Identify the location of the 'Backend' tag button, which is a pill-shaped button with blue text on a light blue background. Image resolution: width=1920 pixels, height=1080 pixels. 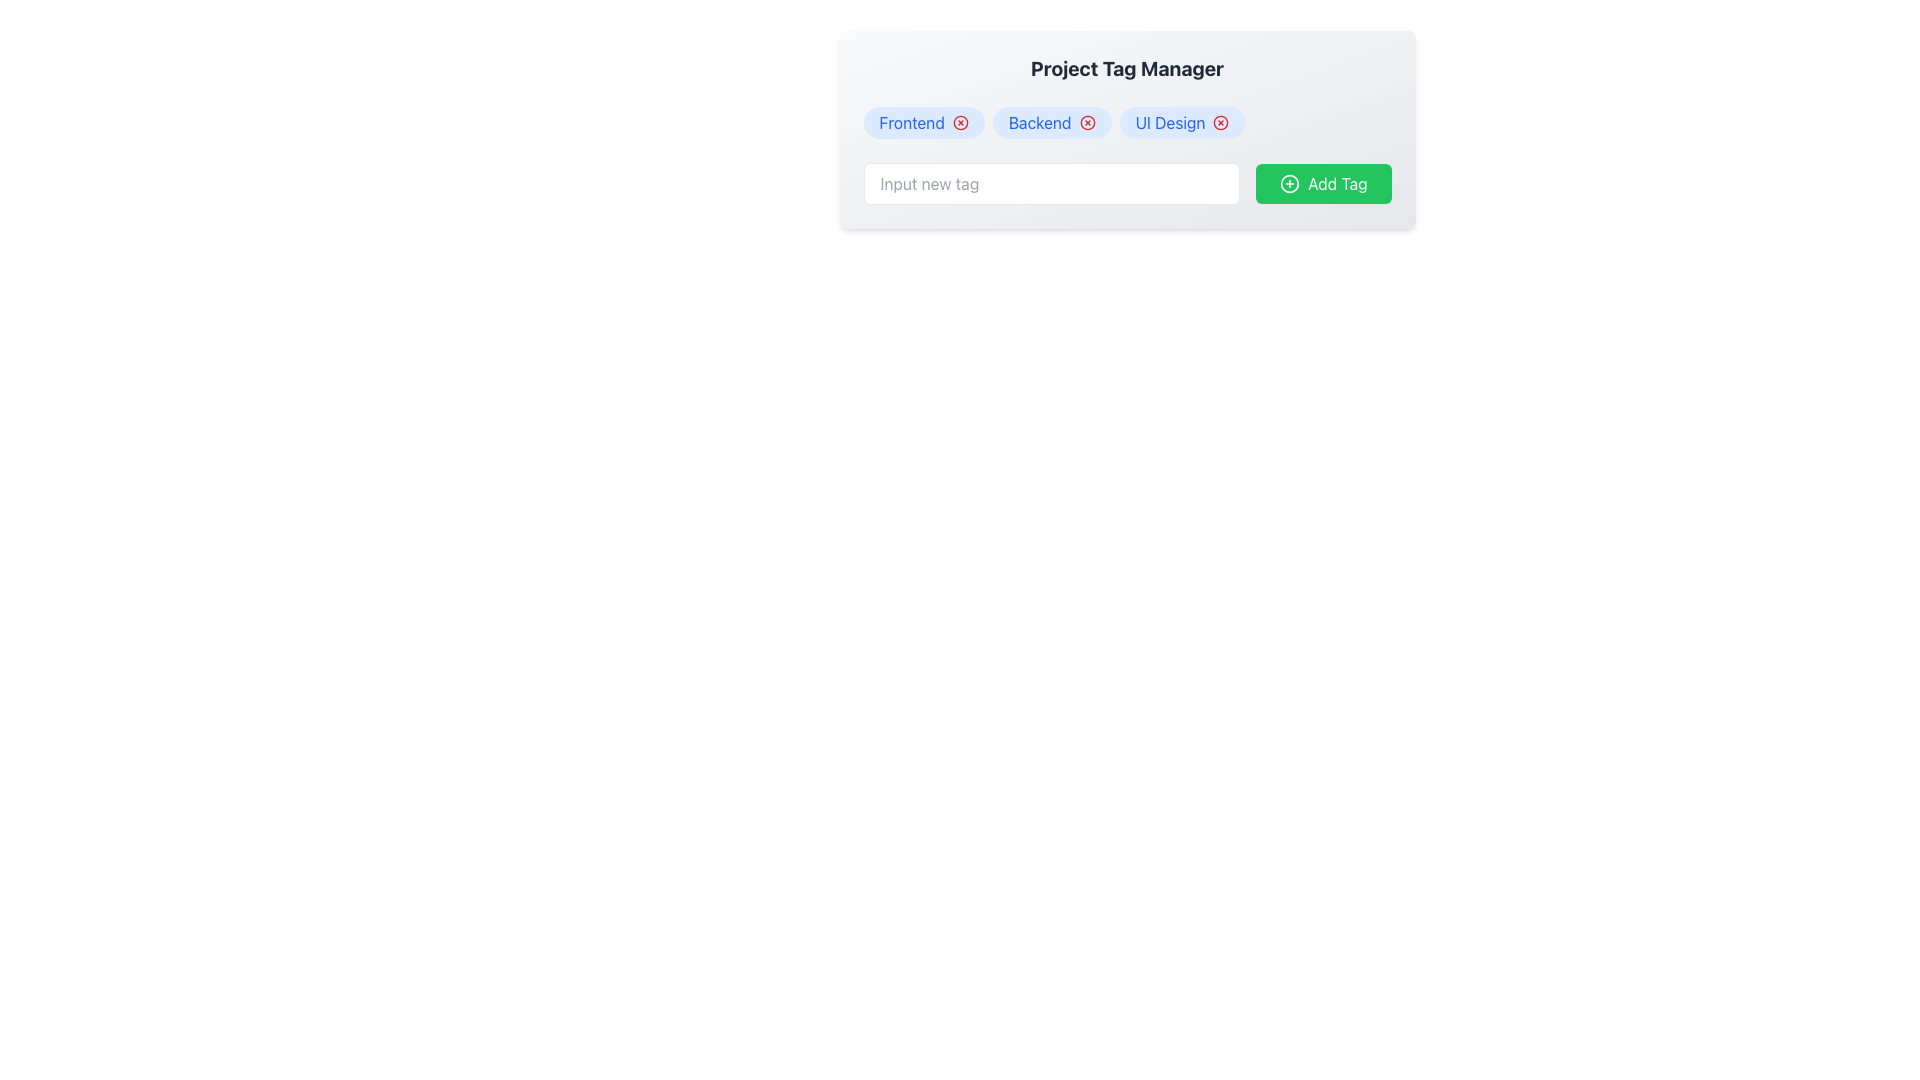
(1051, 123).